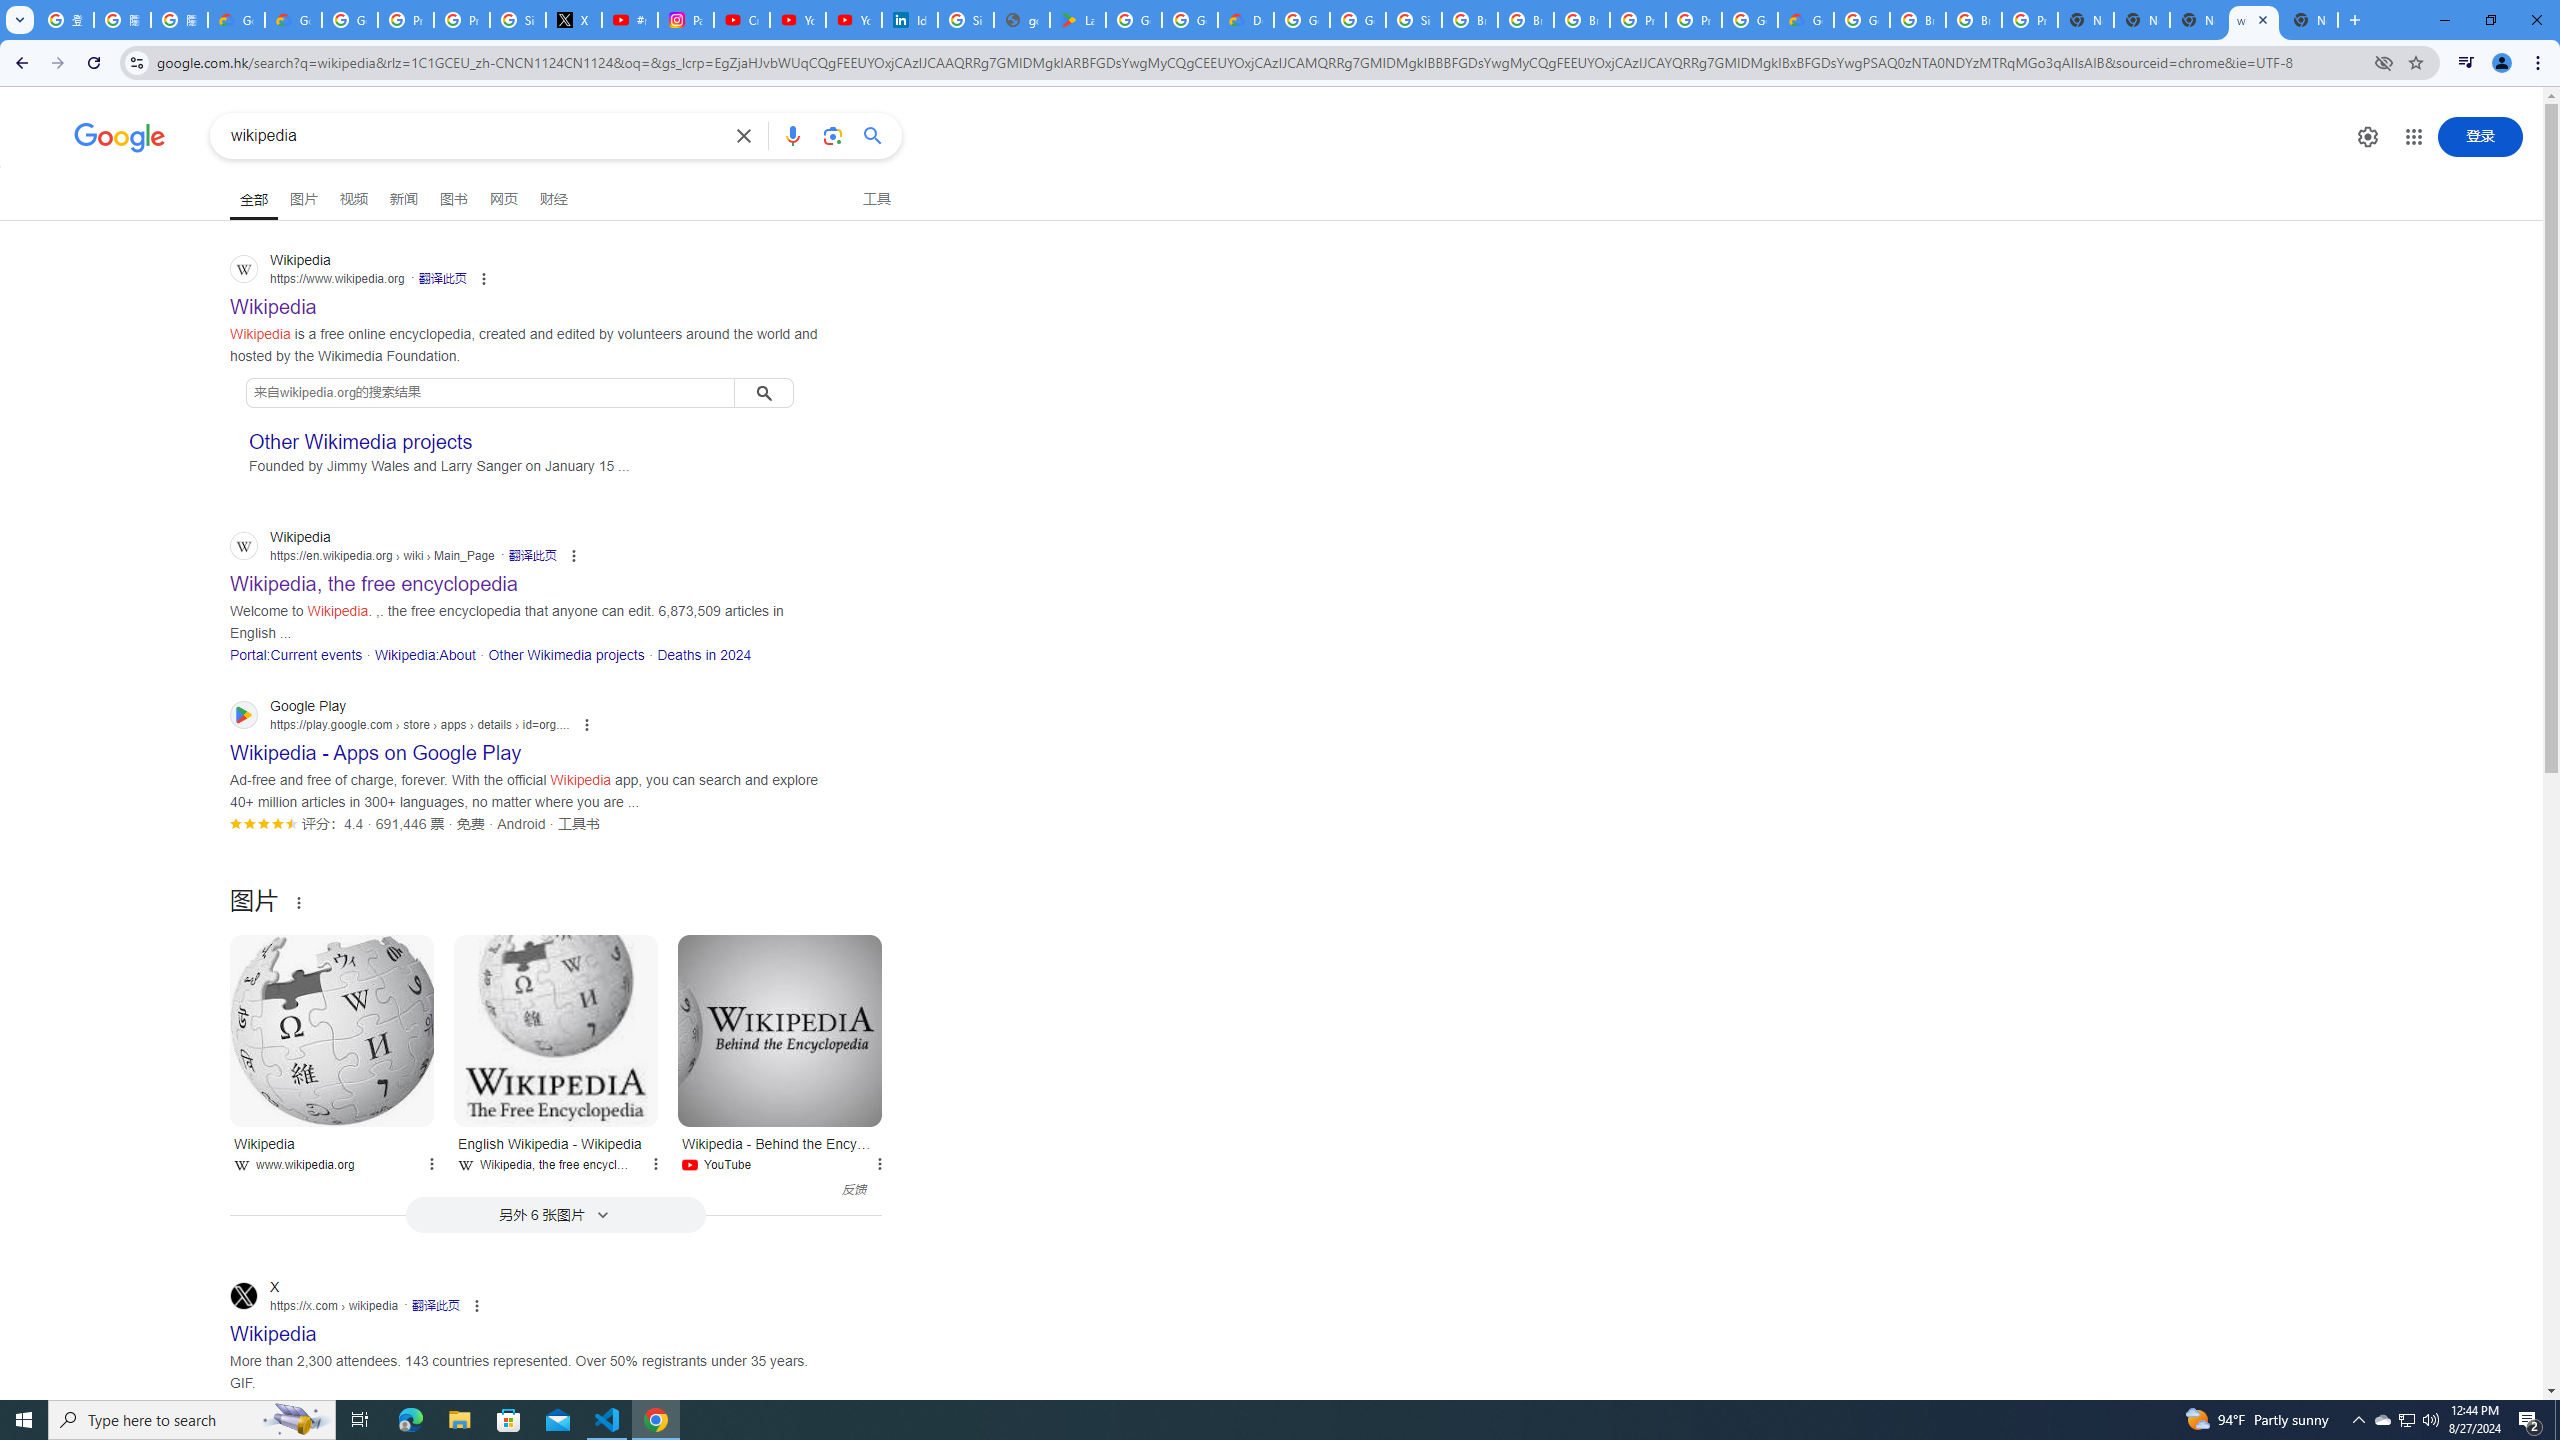  What do you see at coordinates (779, 1030) in the screenshot?
I see `'Wikipedia - Behind the Encyclopedia'` at bounding box center [779, 1030].